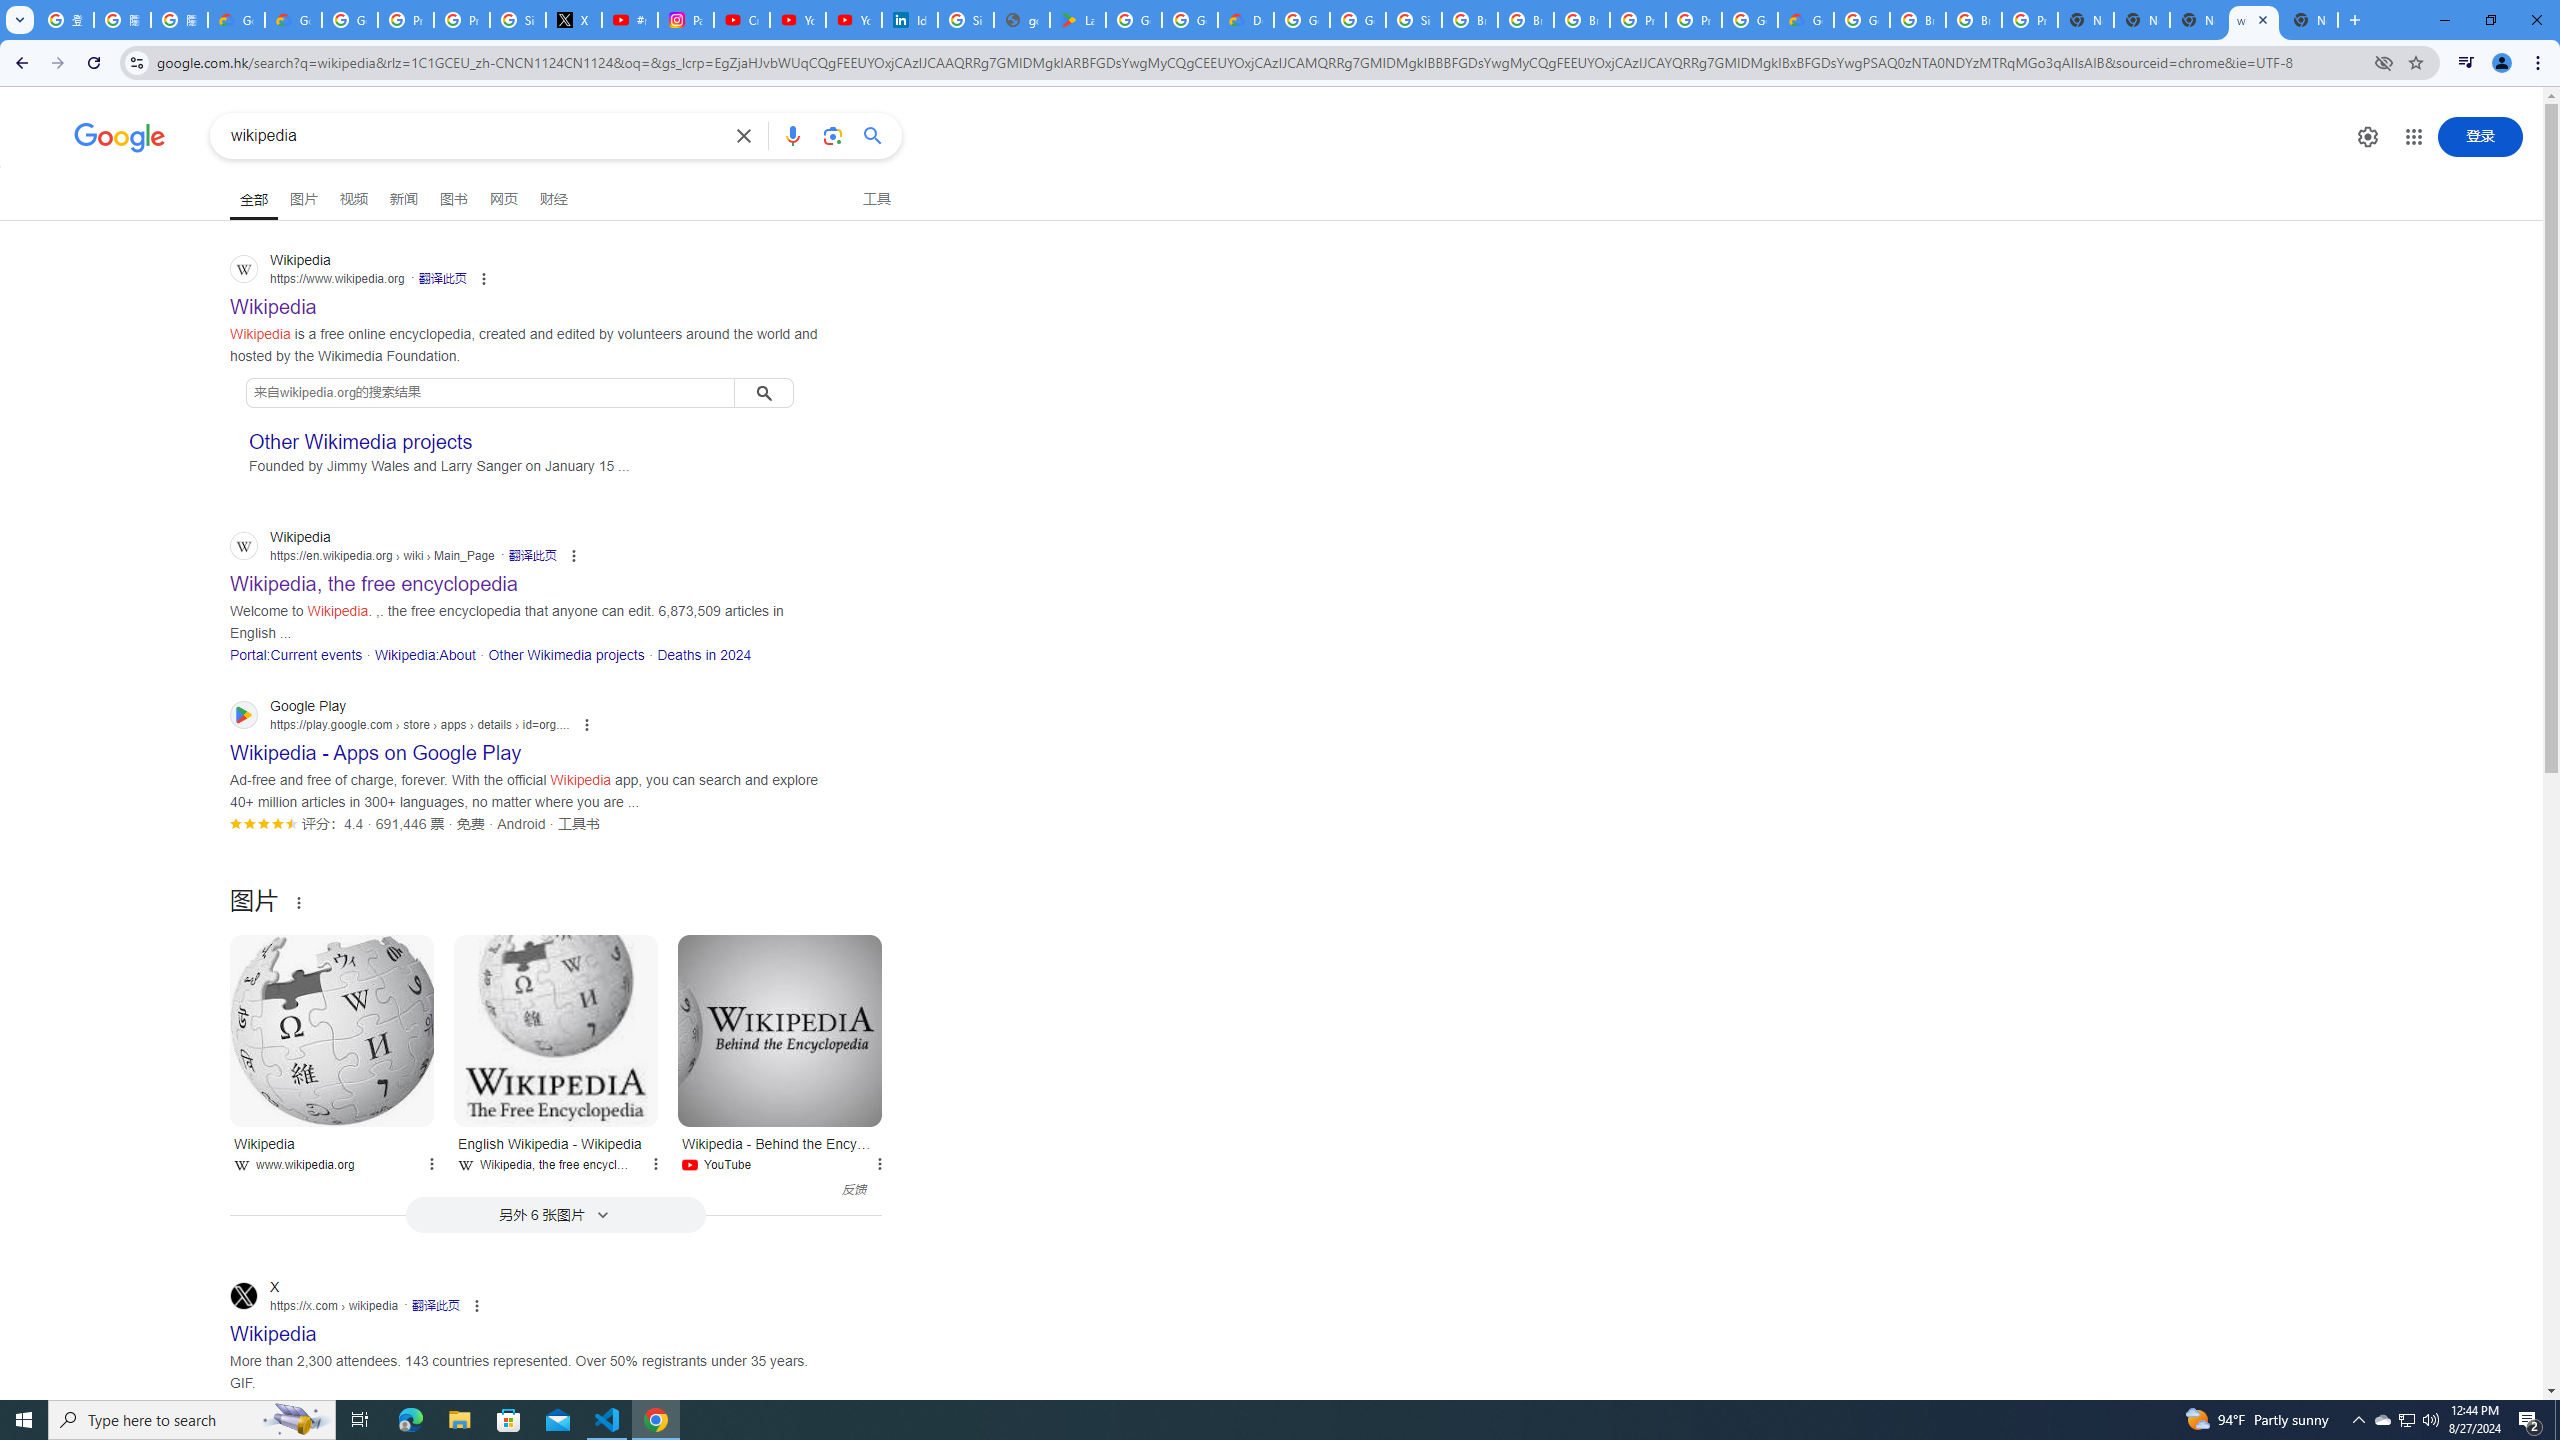  What do you see at coordinates (779, 1030) in the screenshot?
I see `'Wikipedia - Behind the Encyclopedia'` at bounding box center [779, 1030].